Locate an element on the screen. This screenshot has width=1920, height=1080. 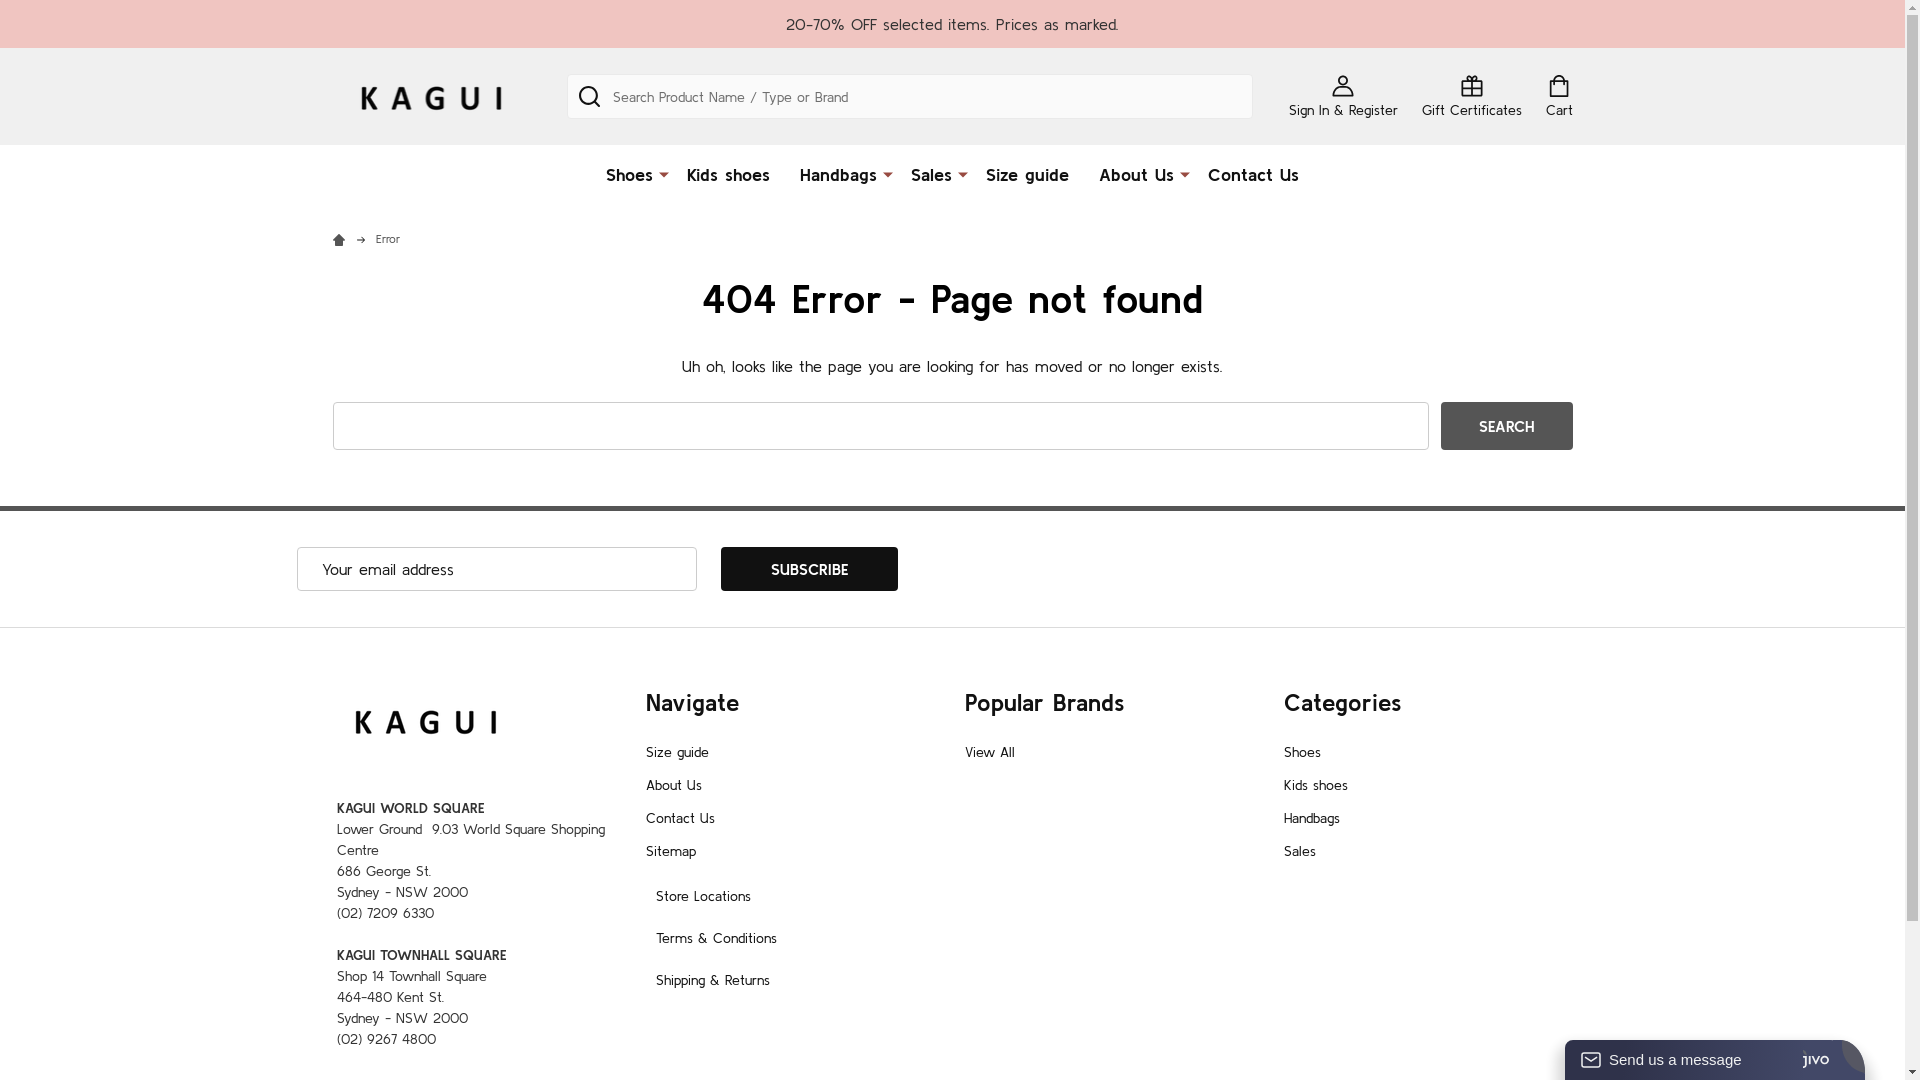
'More' is located at coordinates (1185, 172).